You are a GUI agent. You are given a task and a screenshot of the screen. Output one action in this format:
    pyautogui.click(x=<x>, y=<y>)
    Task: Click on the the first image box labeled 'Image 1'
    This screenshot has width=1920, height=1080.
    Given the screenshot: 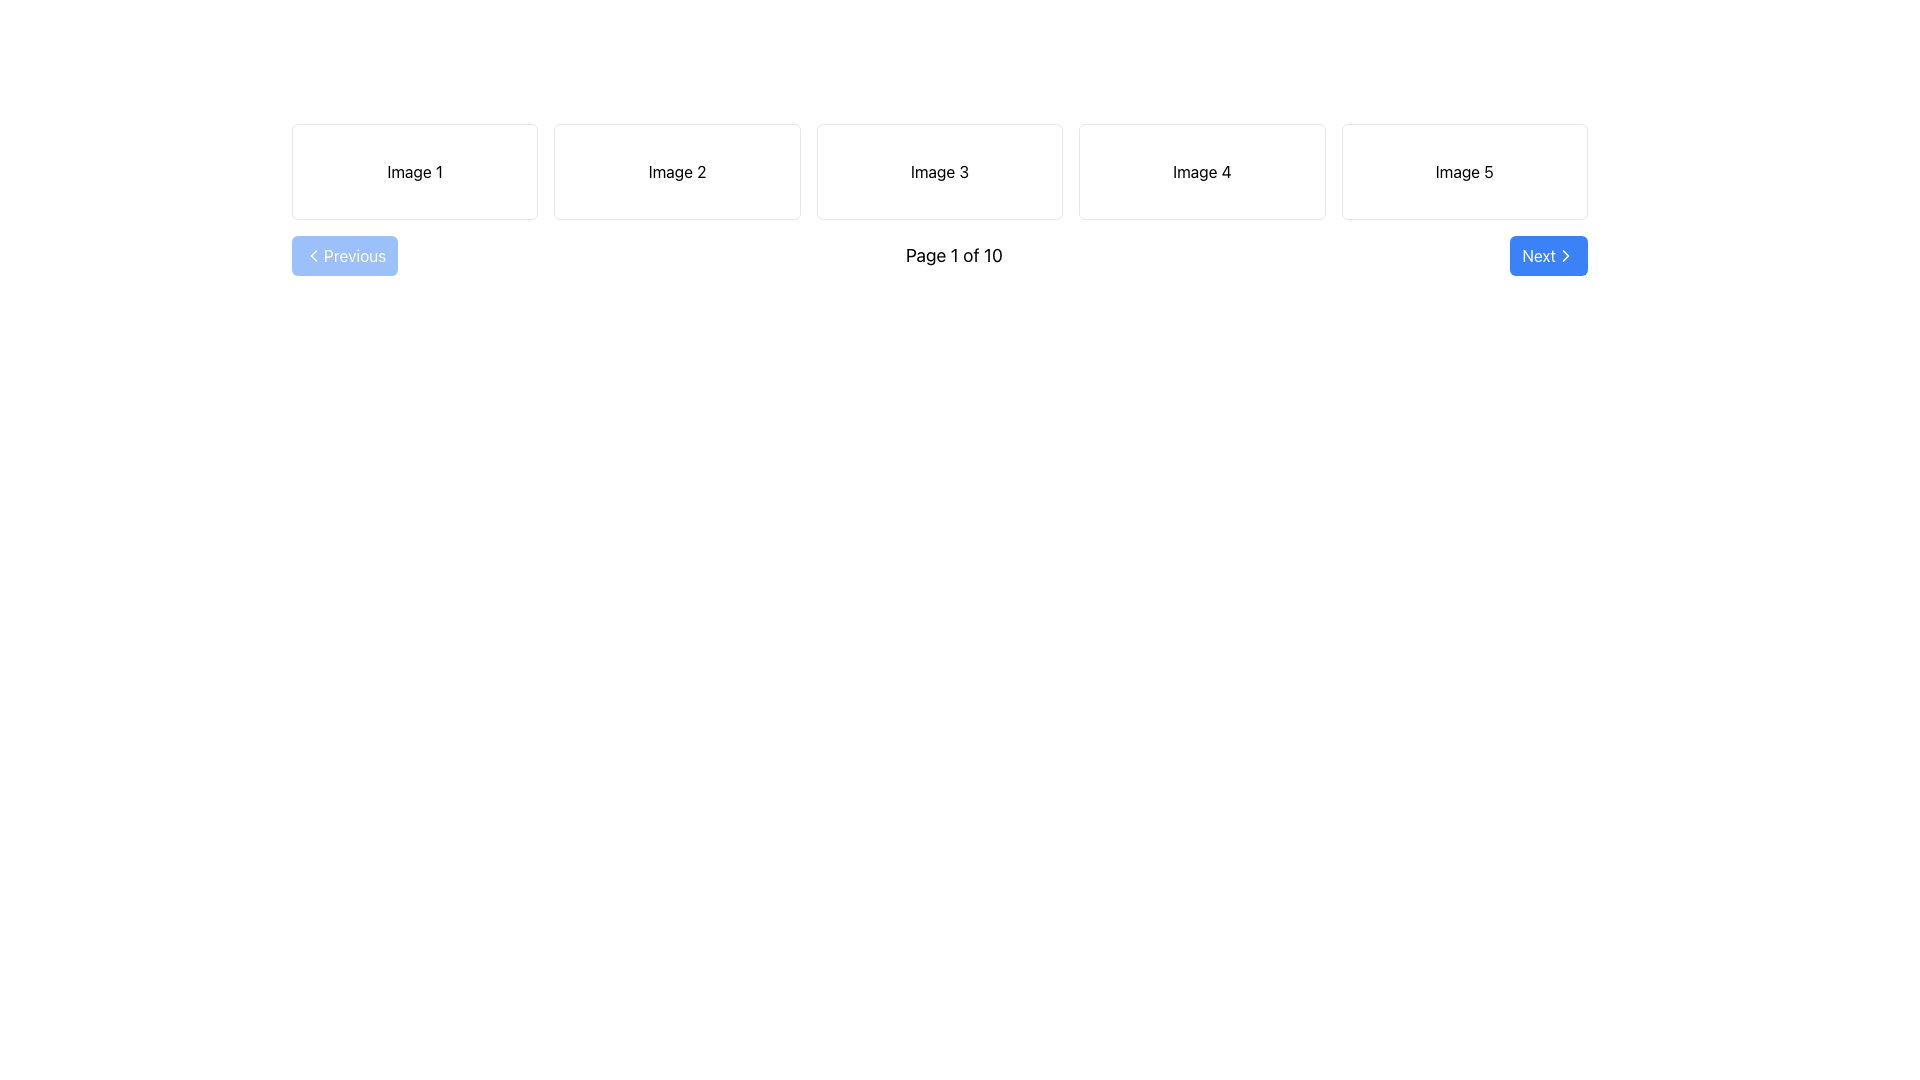 What is the action you would take?
    pyautogui.click(x=413, y=171)
    